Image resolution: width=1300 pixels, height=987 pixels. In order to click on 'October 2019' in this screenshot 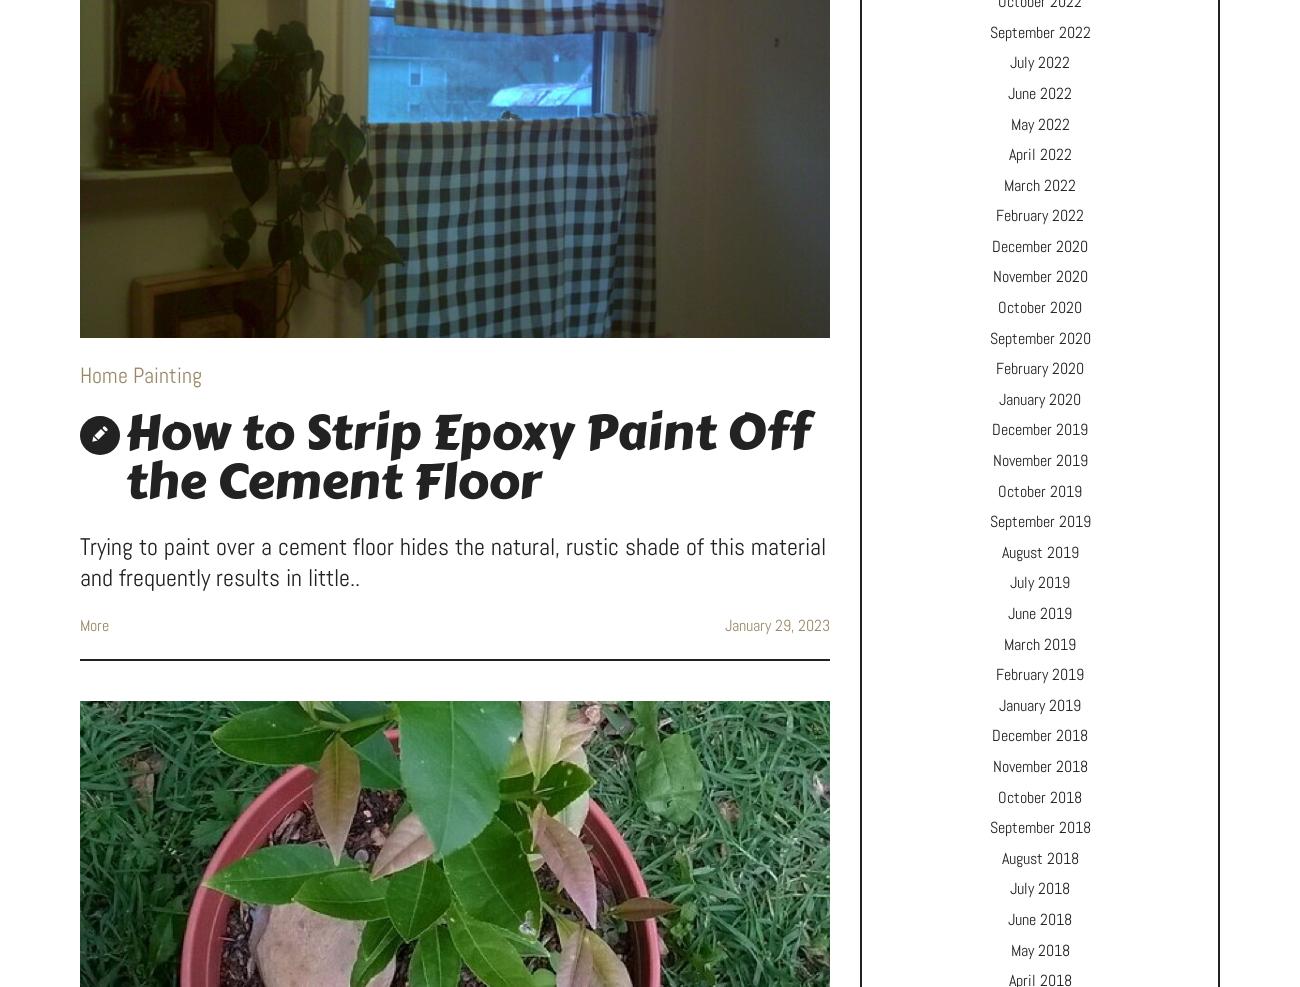, I will do `click(1040, 489)`.